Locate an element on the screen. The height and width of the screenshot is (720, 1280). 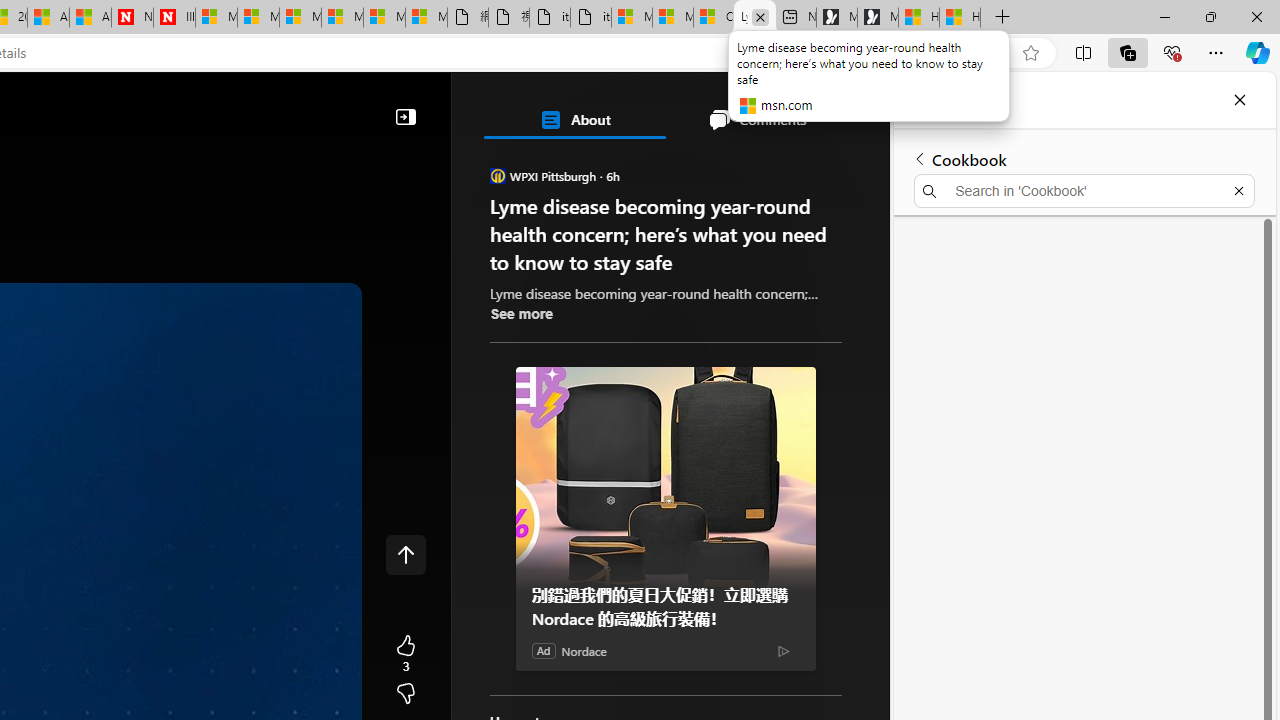
'Search in ' is located at coordinates (1083, 191).